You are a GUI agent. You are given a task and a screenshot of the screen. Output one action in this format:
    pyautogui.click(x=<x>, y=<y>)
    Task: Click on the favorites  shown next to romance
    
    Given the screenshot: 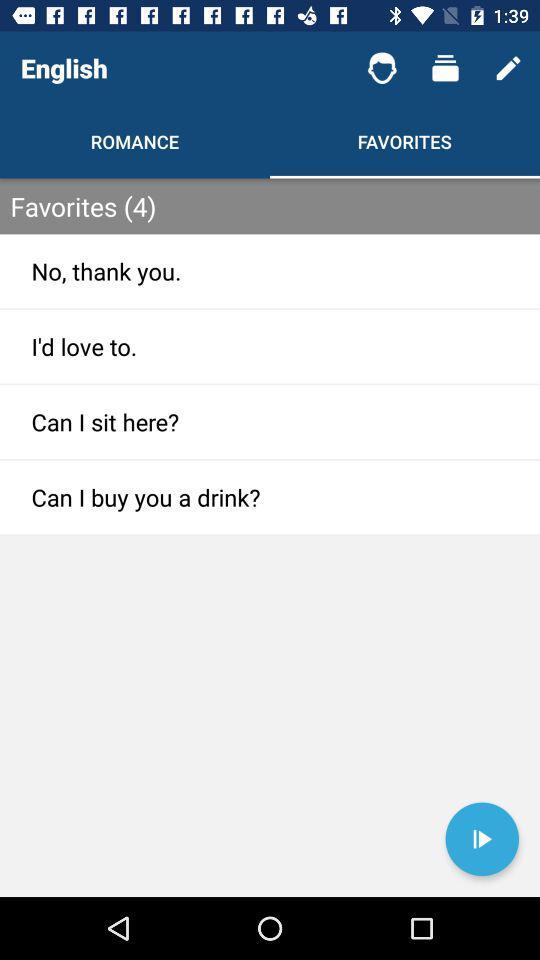 What is the action you would take?
    pyautogui.click(x=405, y=140)
    